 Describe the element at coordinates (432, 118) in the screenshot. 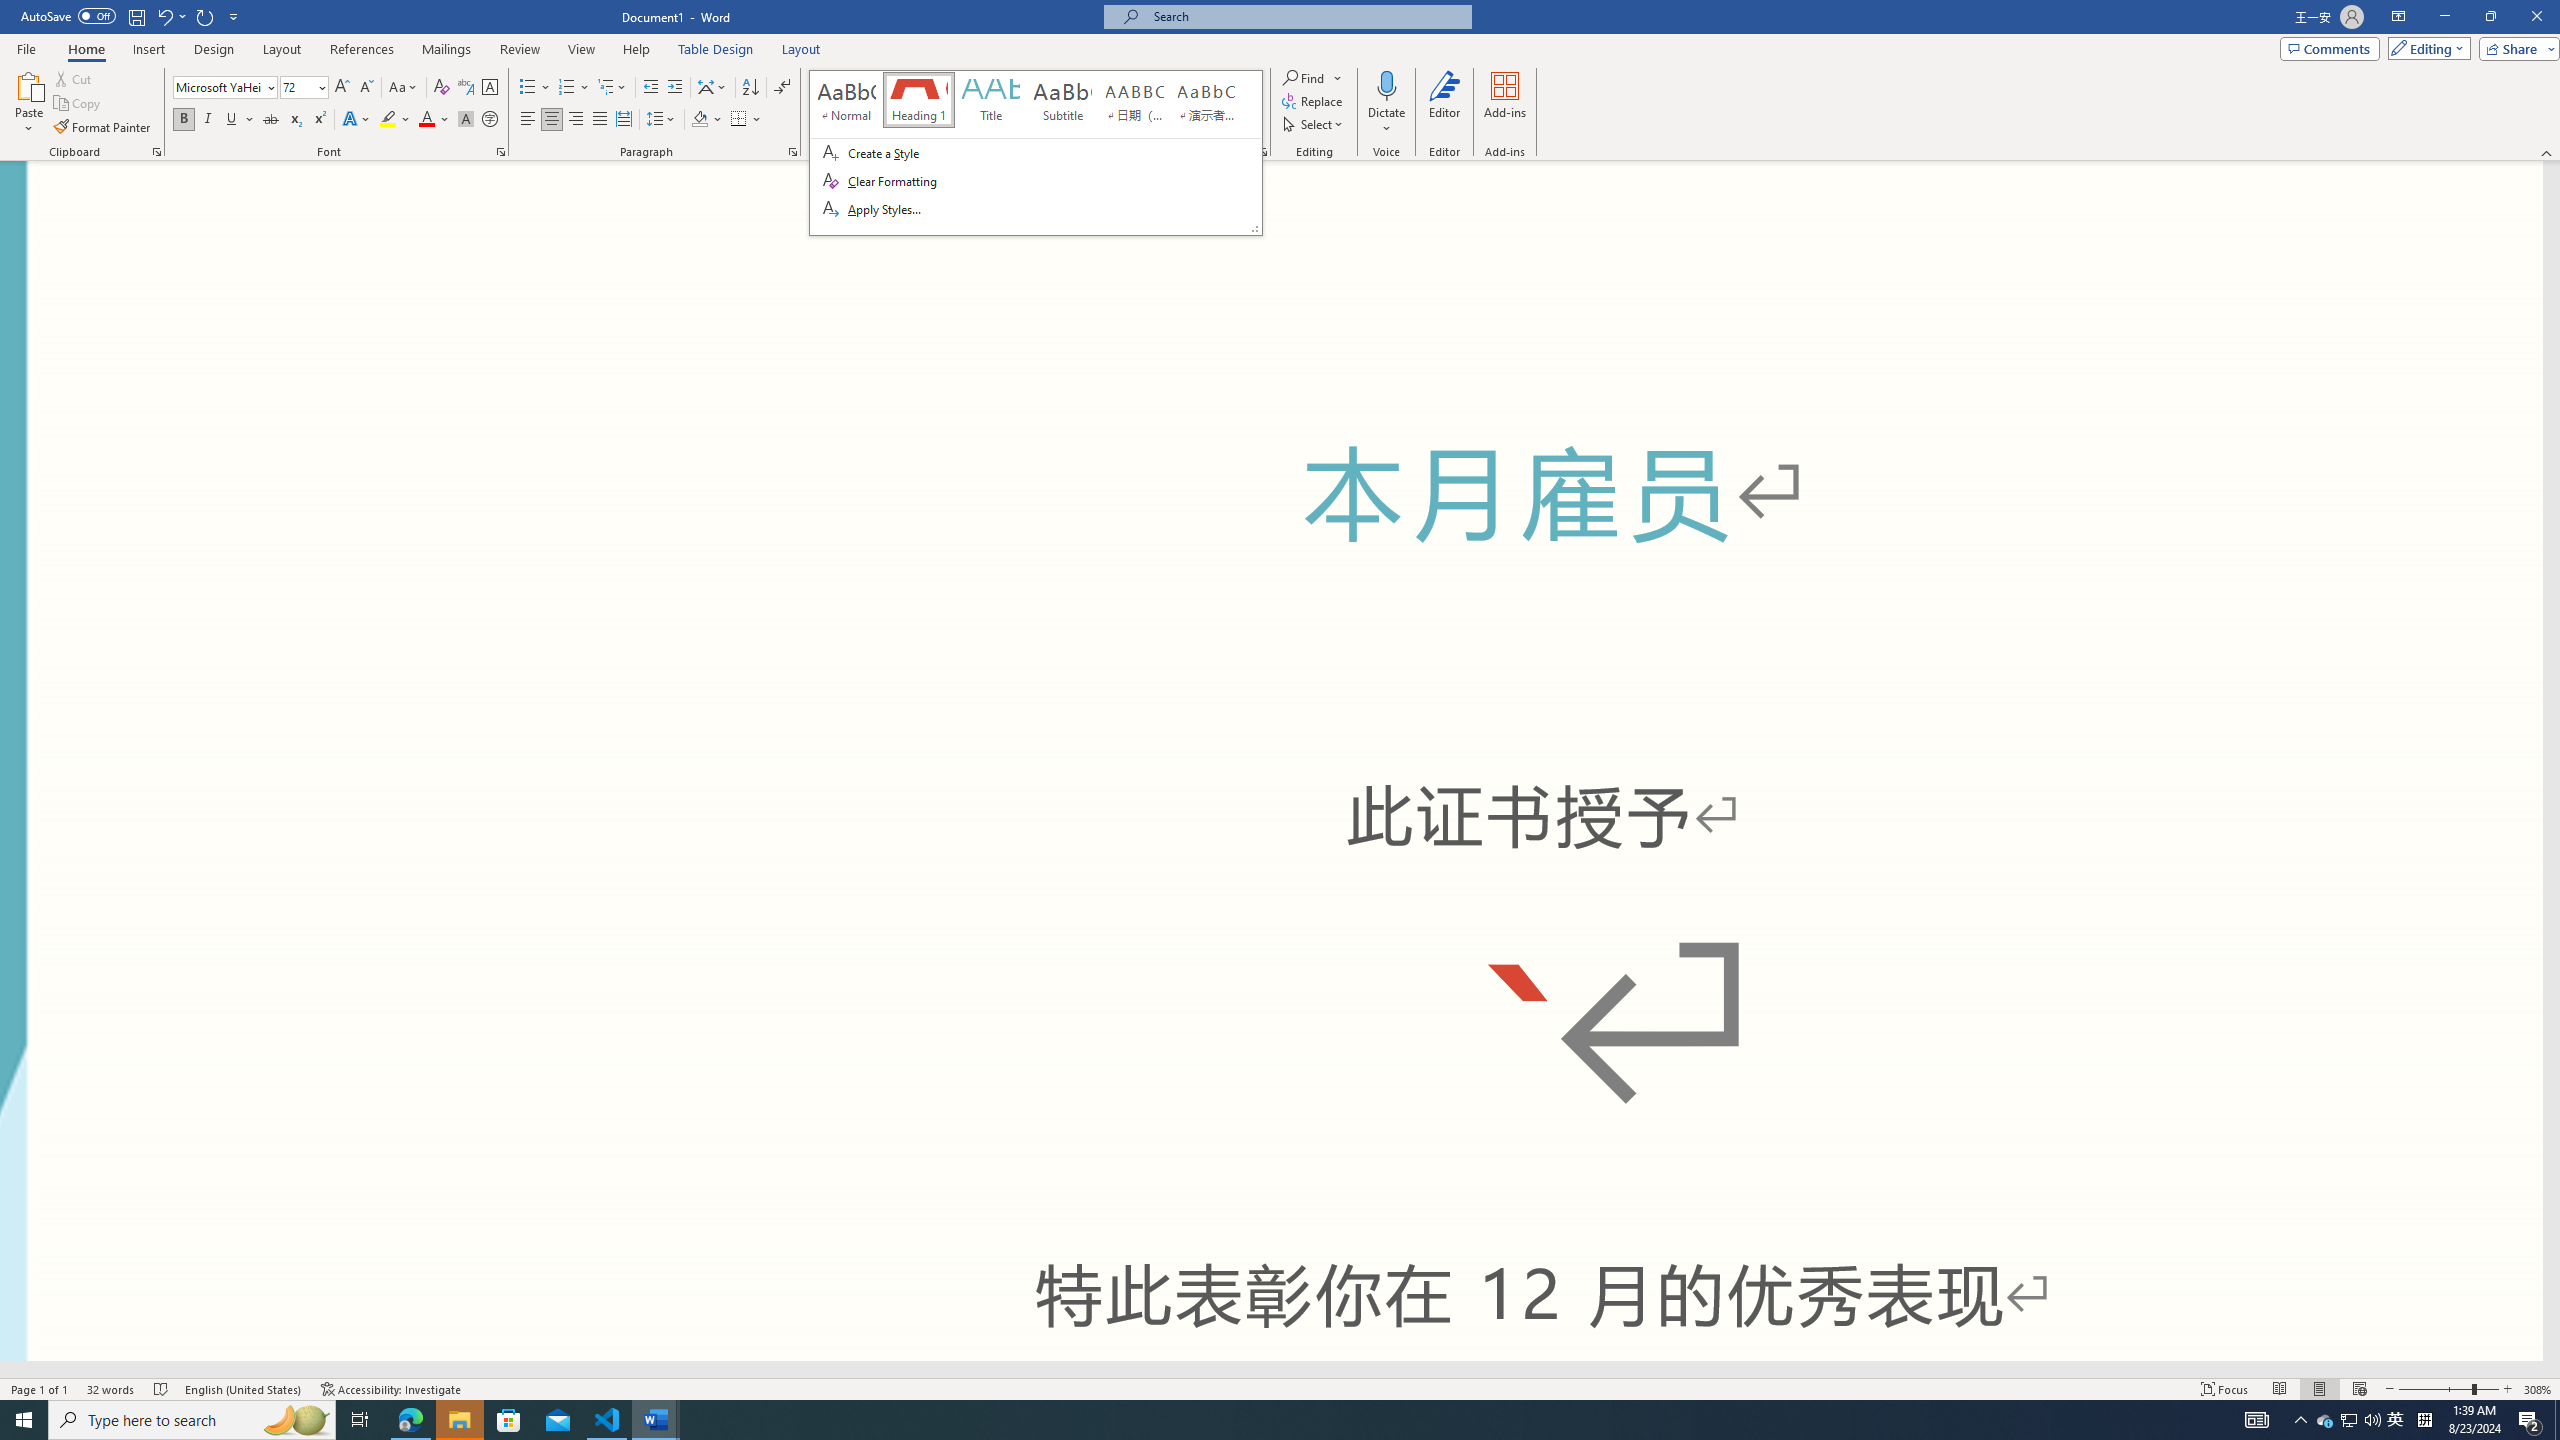

I see `'Font Color'` at that location.